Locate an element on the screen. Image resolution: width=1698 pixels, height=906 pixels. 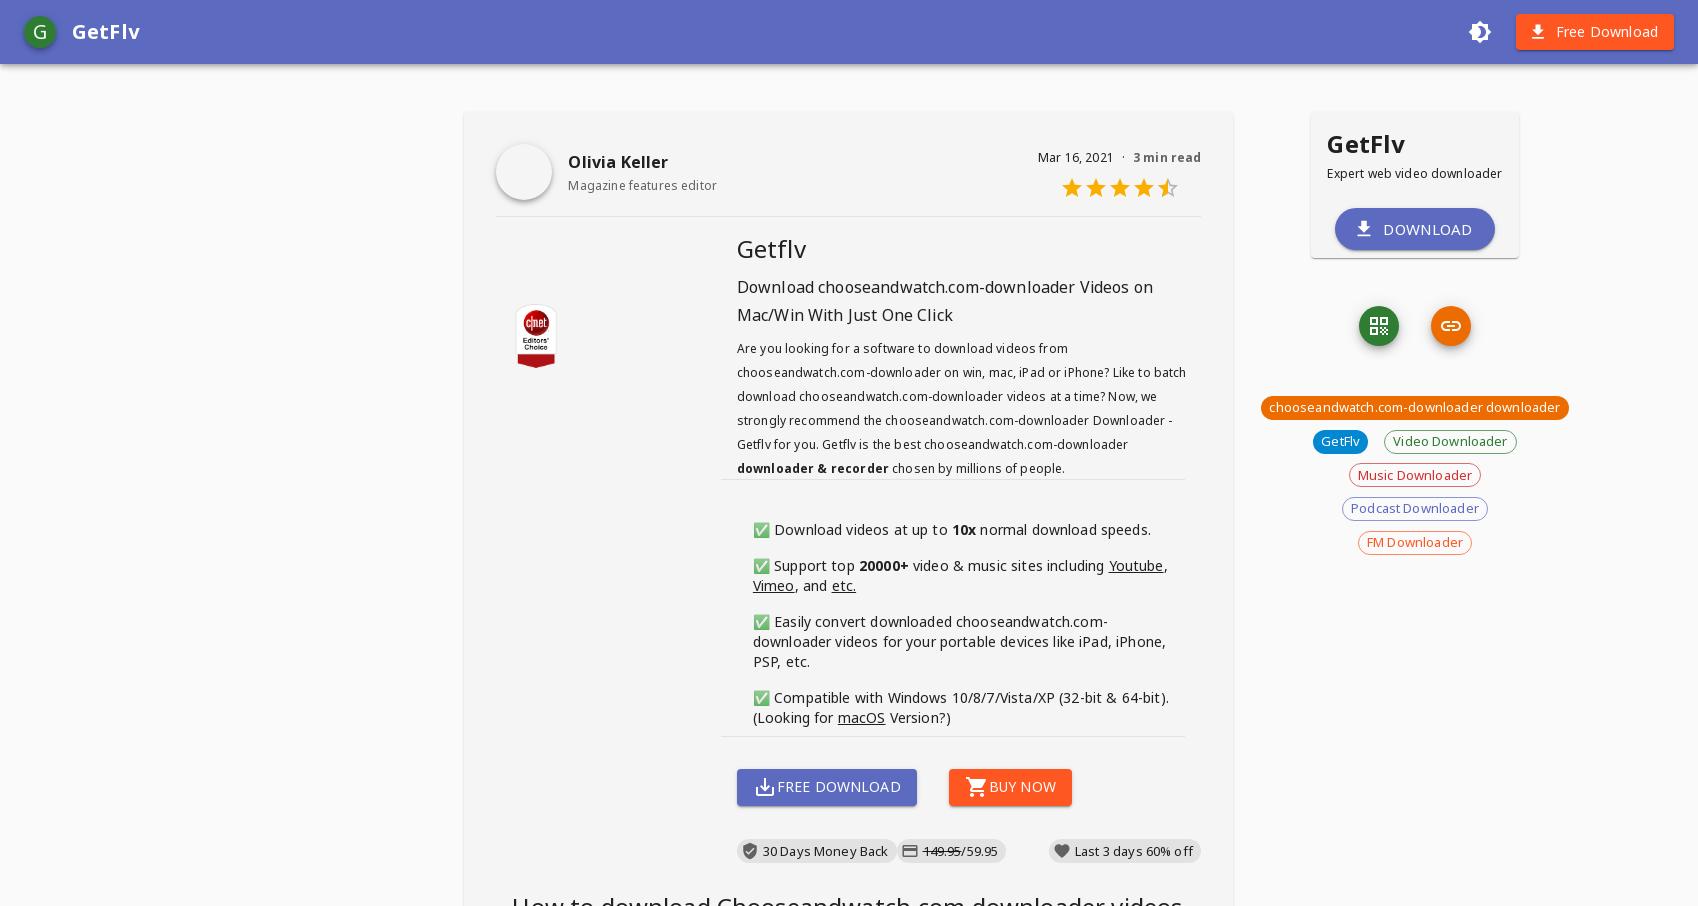
'✅ Download videos at up to' is located at coordinates (851, 529).